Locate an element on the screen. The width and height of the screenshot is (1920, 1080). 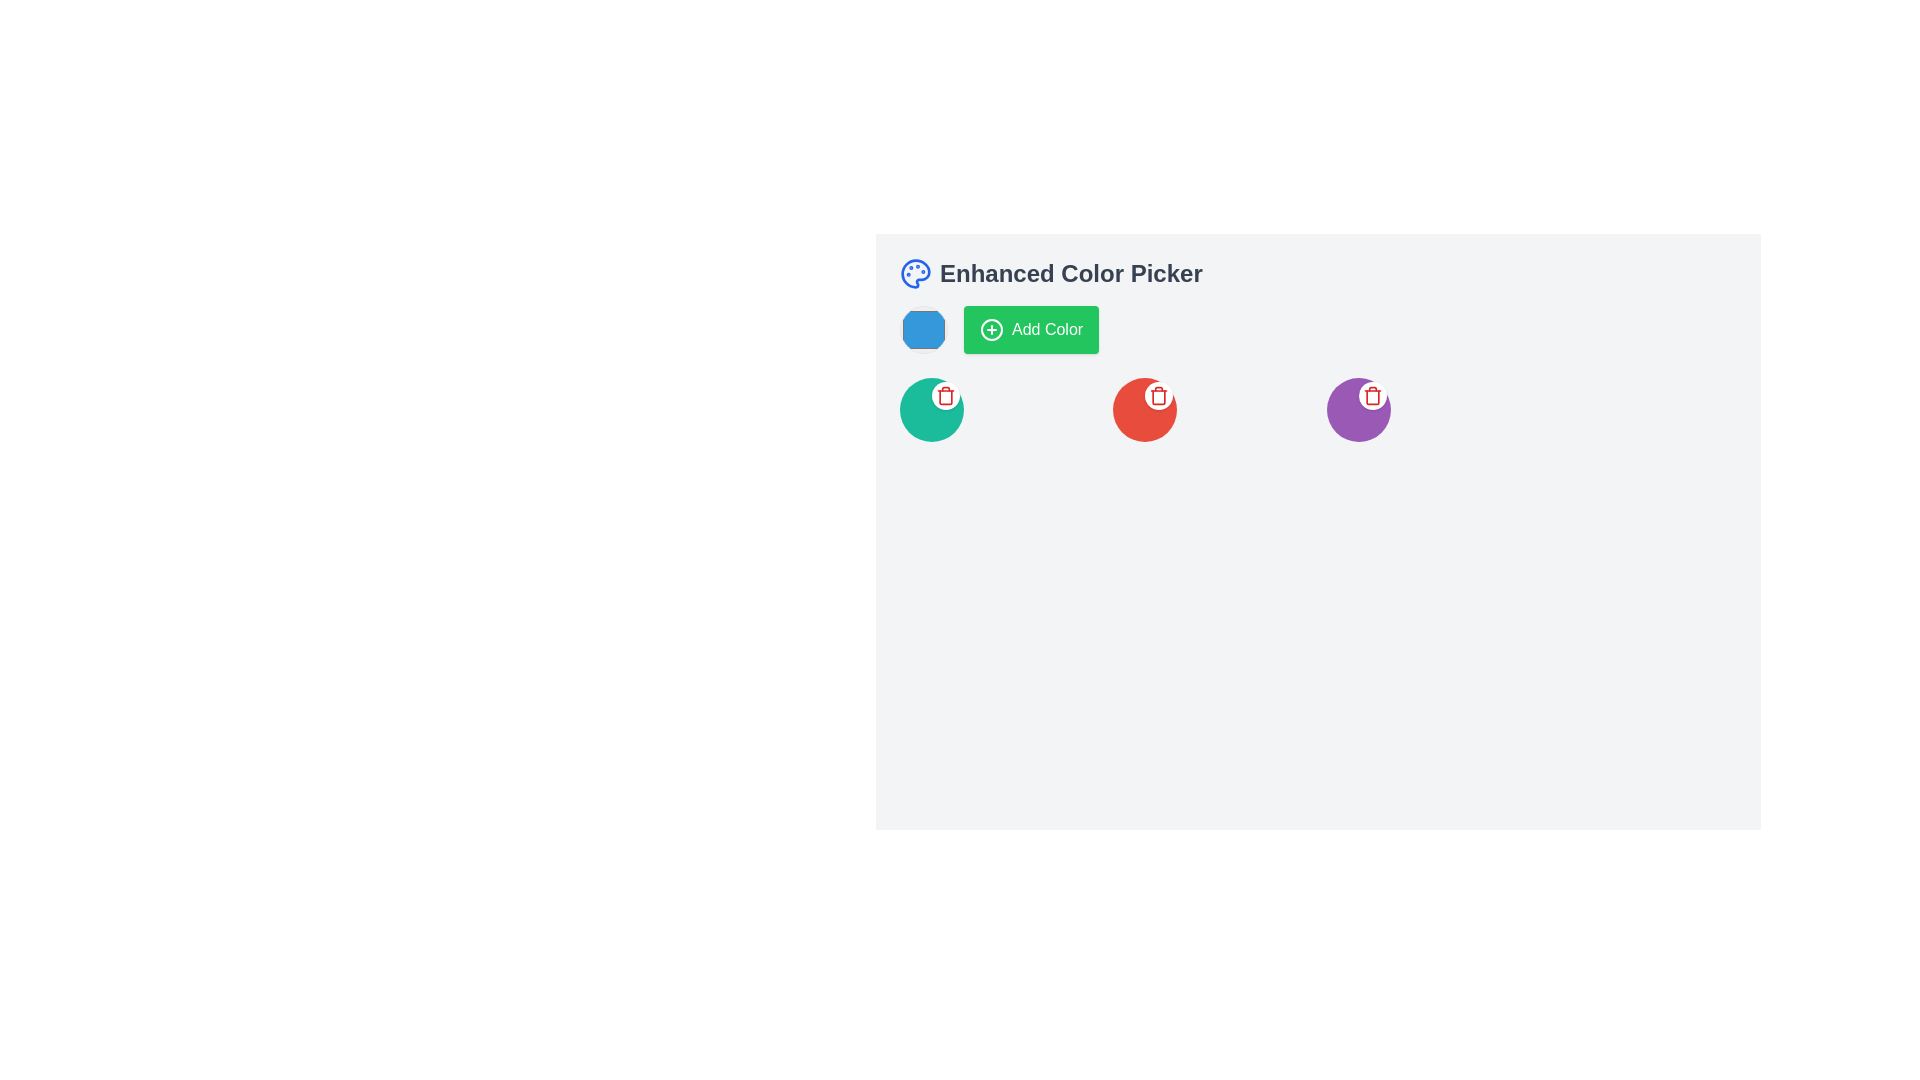
the central delete icon within the circular red button located on the right-hand side above the purple circular item is located at coordinates (1159, 396).